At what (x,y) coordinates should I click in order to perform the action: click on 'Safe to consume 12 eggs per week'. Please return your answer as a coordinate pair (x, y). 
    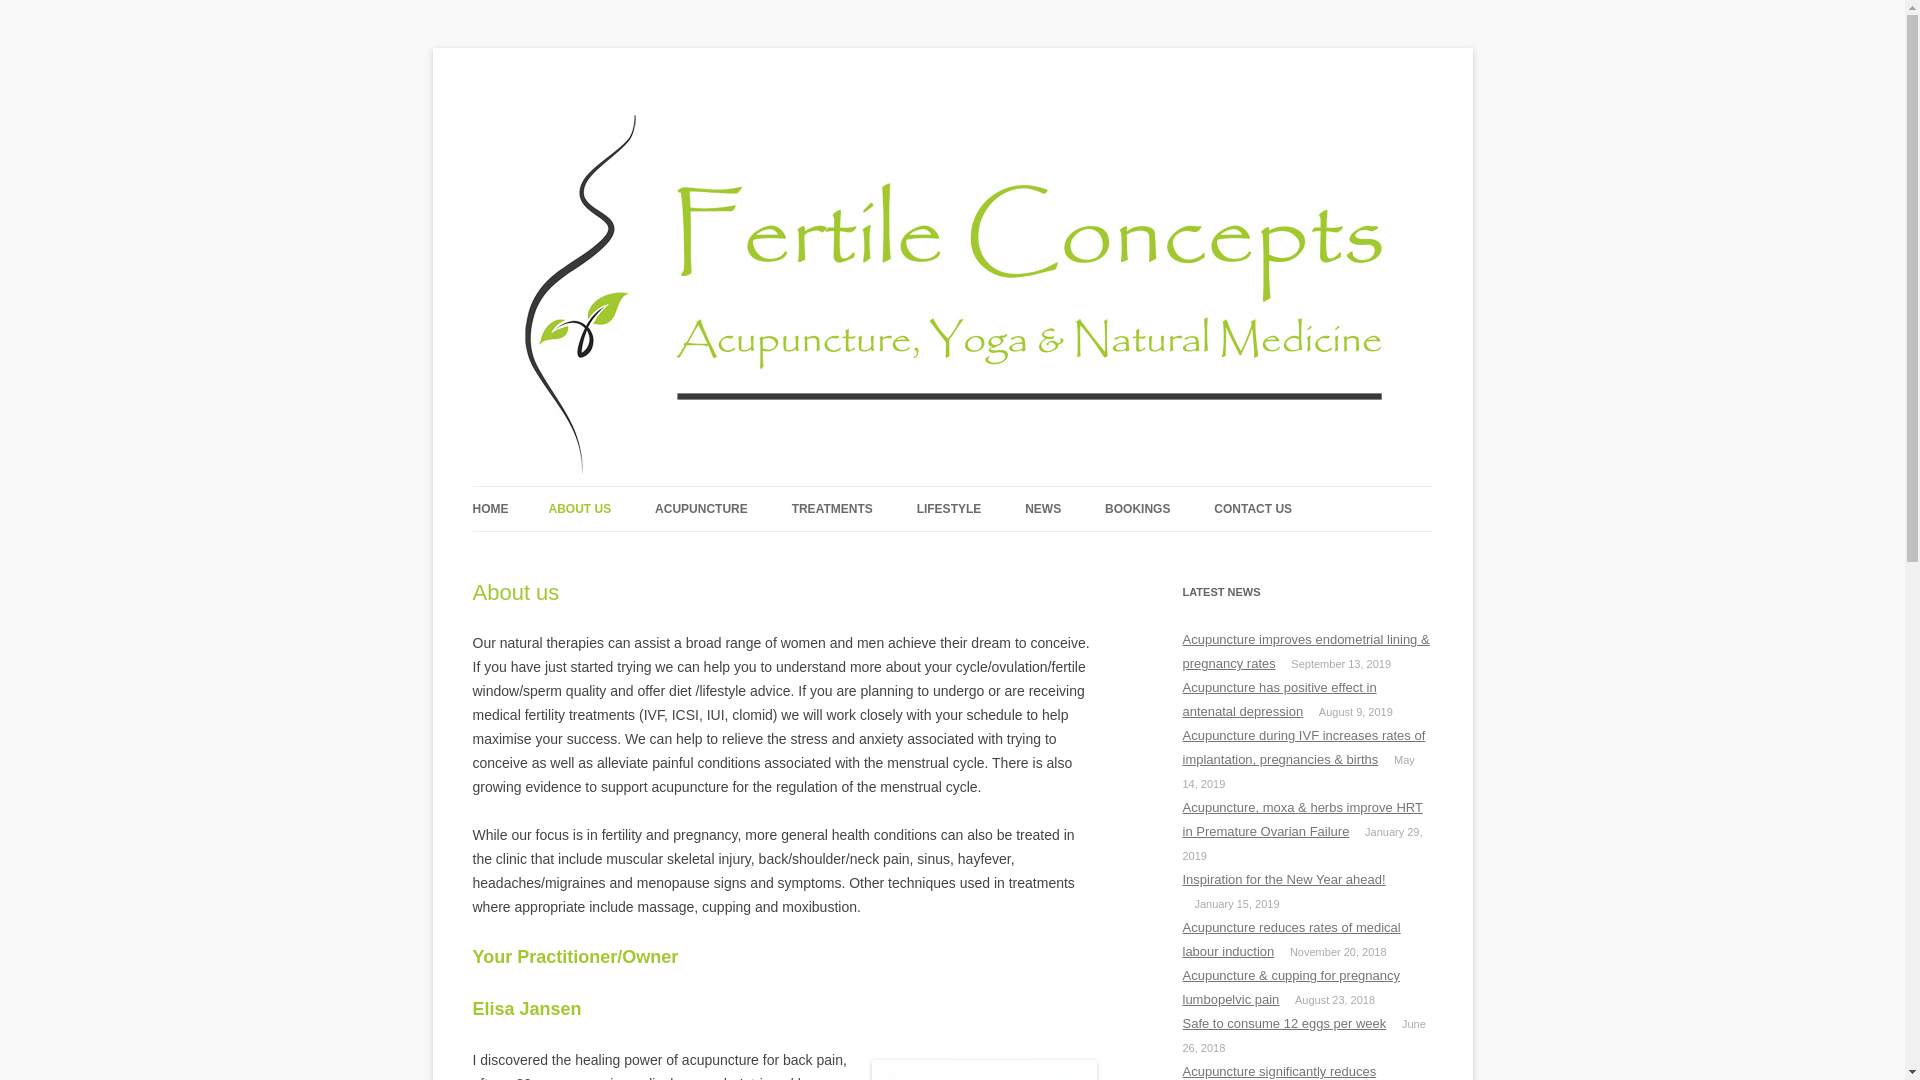
    Looking at the image, I should click on (1283, 1023).